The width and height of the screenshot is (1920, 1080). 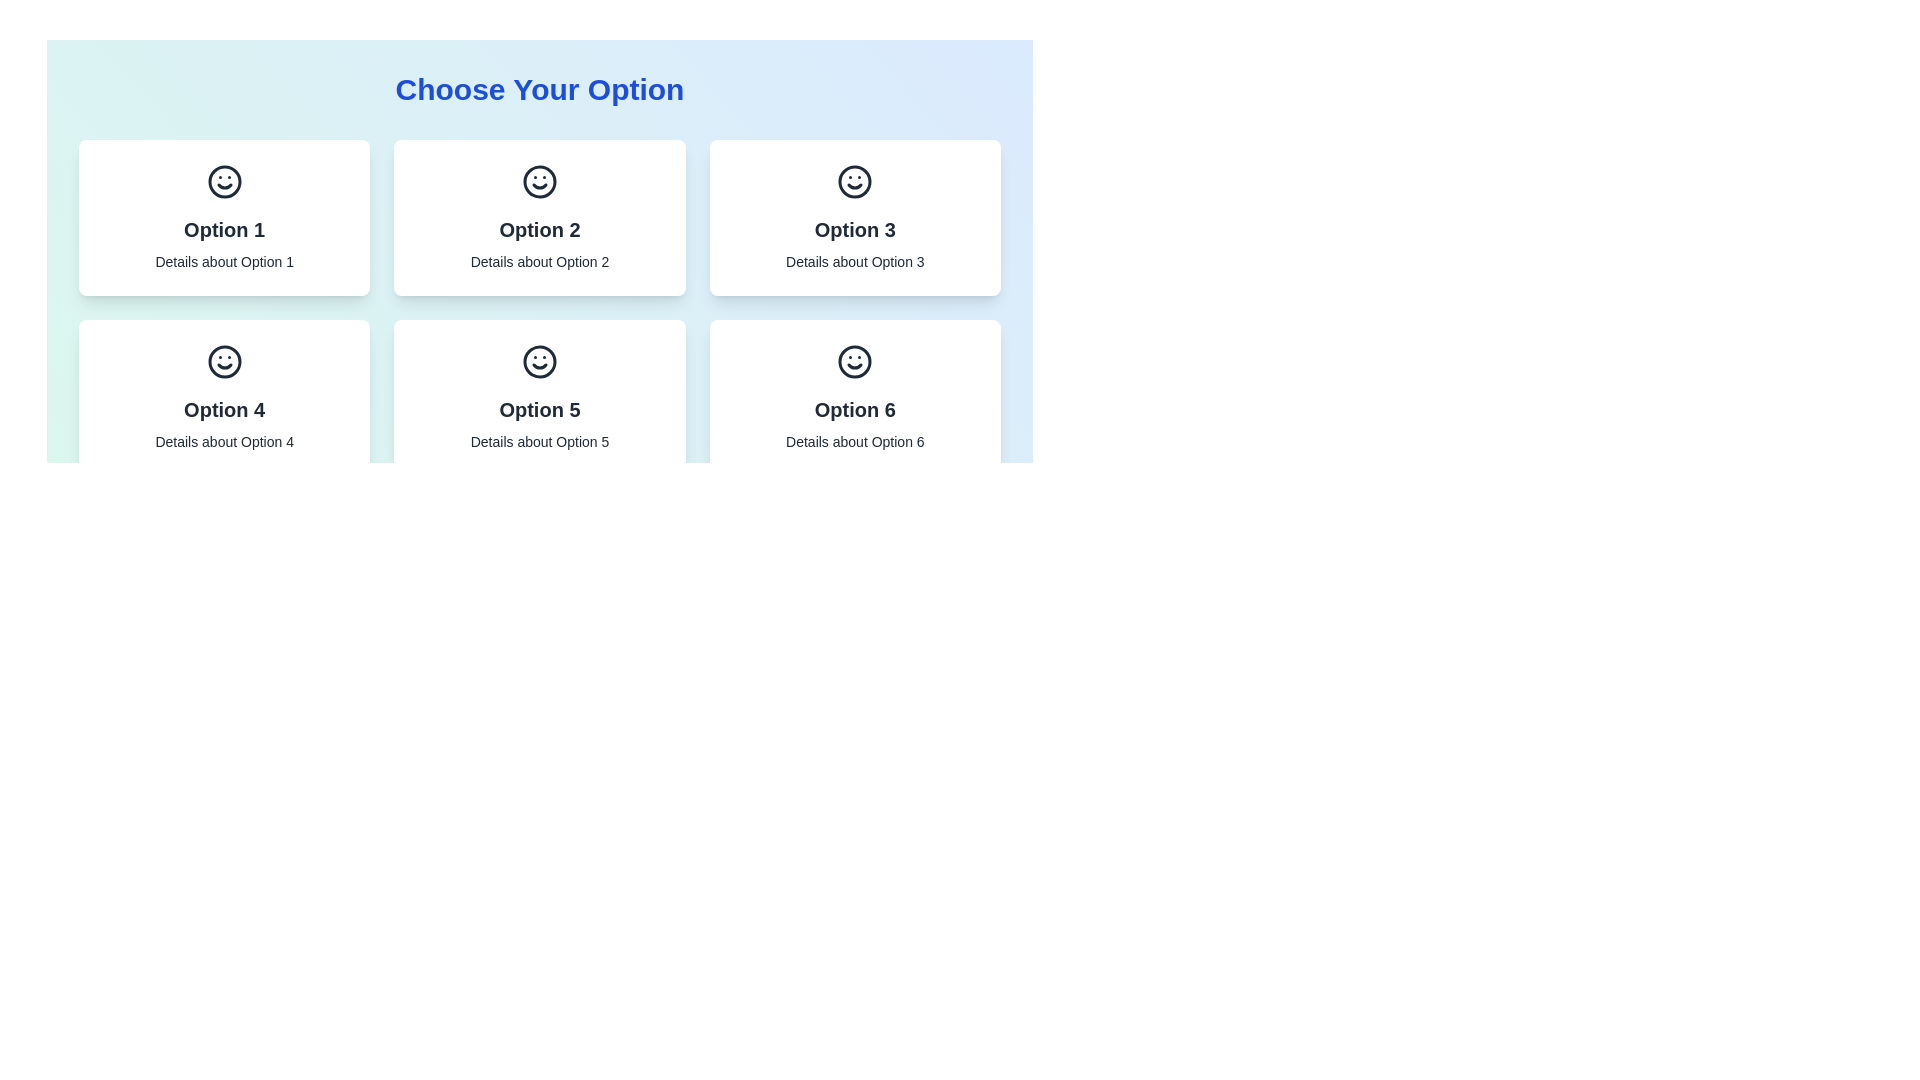 I want to click on the circular outline of the smiley icon, which represents the outer border within the top-left card labeled 'Option 1' in a grid of options, so click(x=224, y=181).